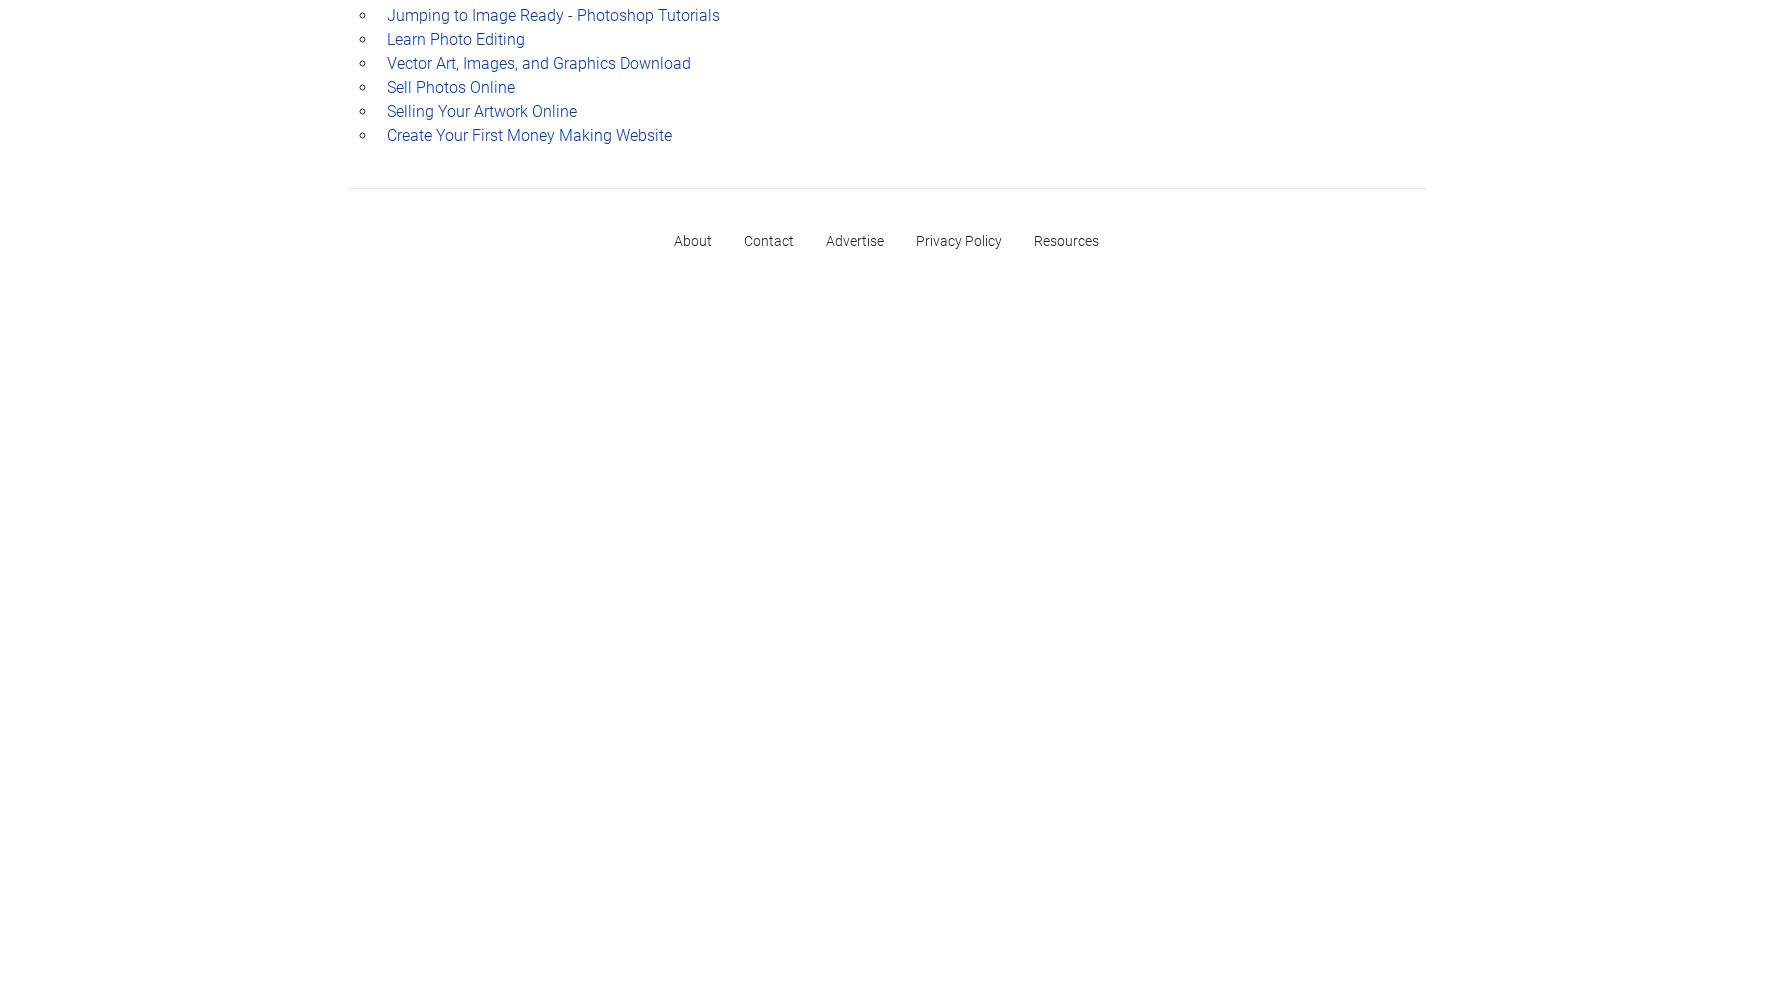 The image size is (1773, 1001). I want to click on 'Vector Art, Images, and Graphics Download', so click(537, 62).